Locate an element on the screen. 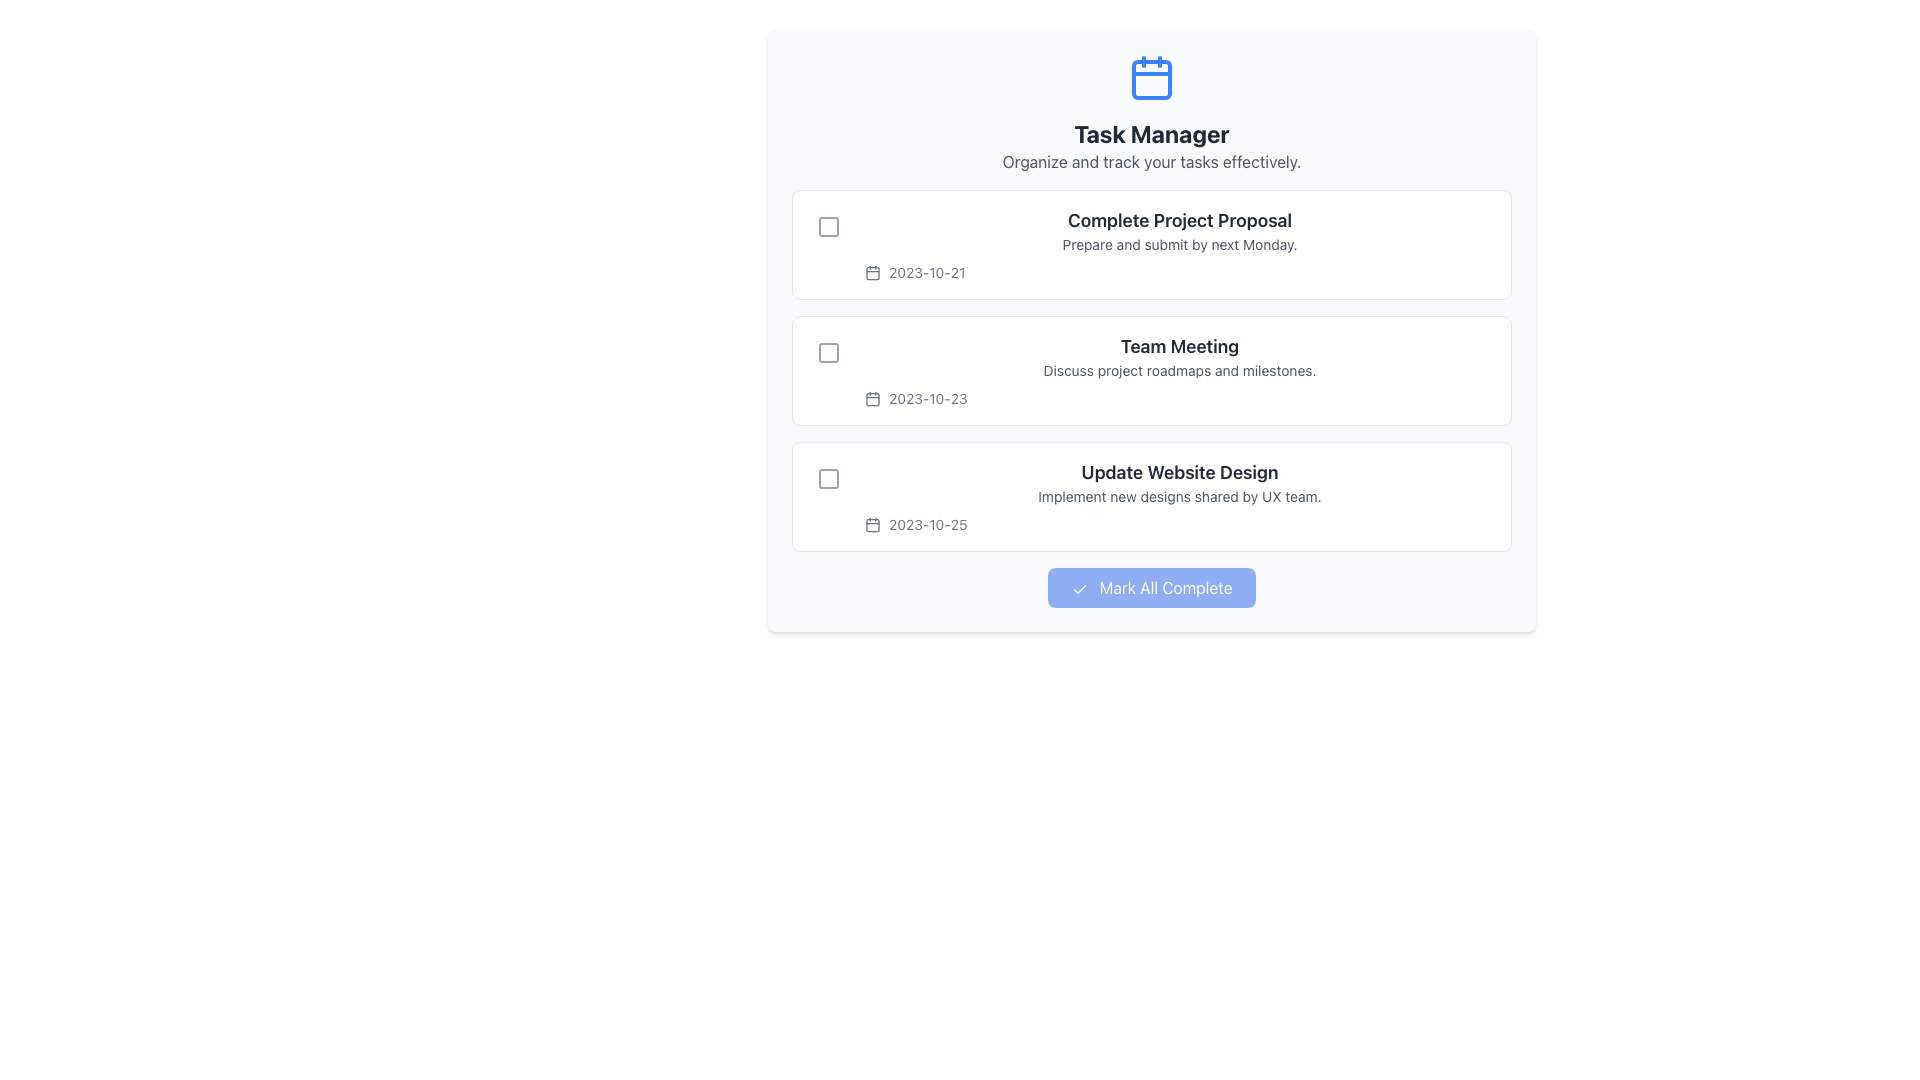 This screenshot has height=1080, width=1920. text label displaying '2023-10-21' which is positioned to the right of the calendar icon and below the task title 'Complete Project Proposal' is located at coordinates (926, 273).